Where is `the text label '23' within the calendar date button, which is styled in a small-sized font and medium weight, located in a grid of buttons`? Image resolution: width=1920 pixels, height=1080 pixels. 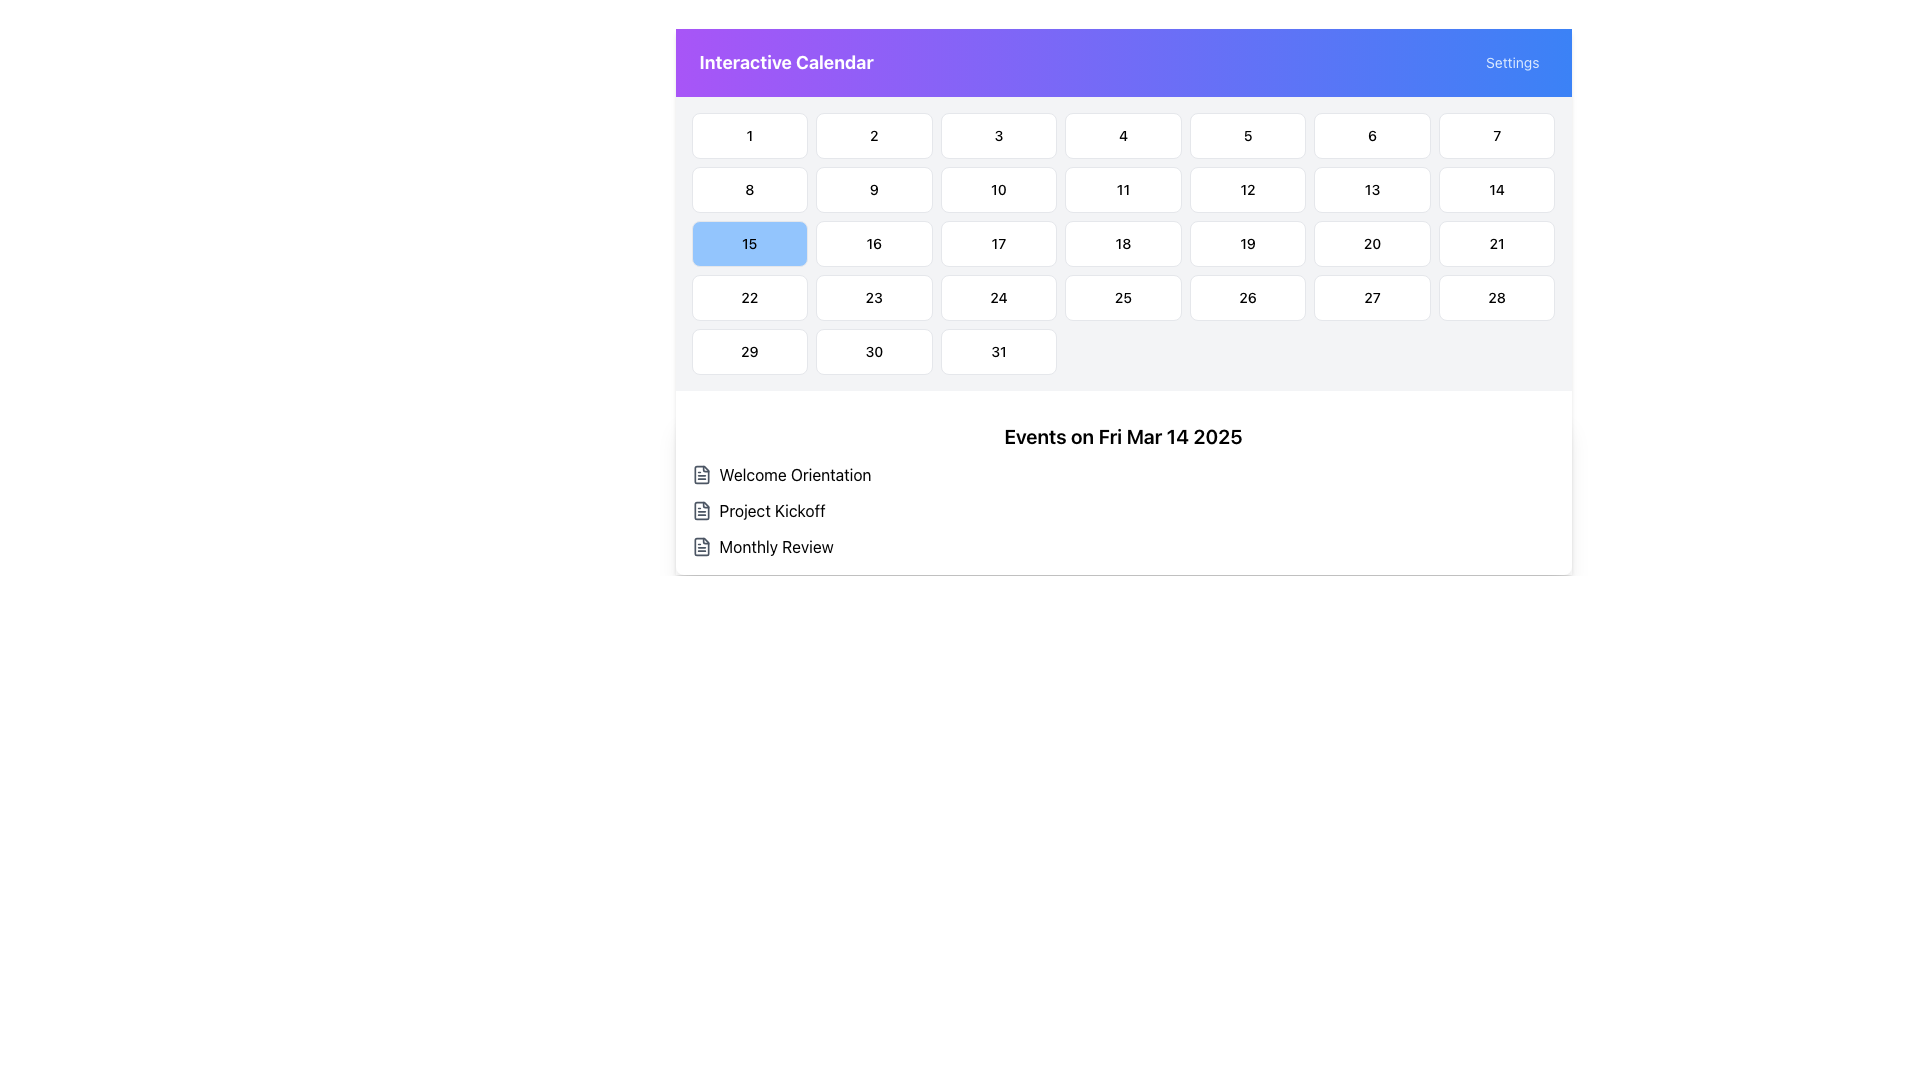 the text label '23' within the calendar date button, which is styled in a small-sized font and medium weight, located in a grid of buttons is located at coordinates (874, 297).